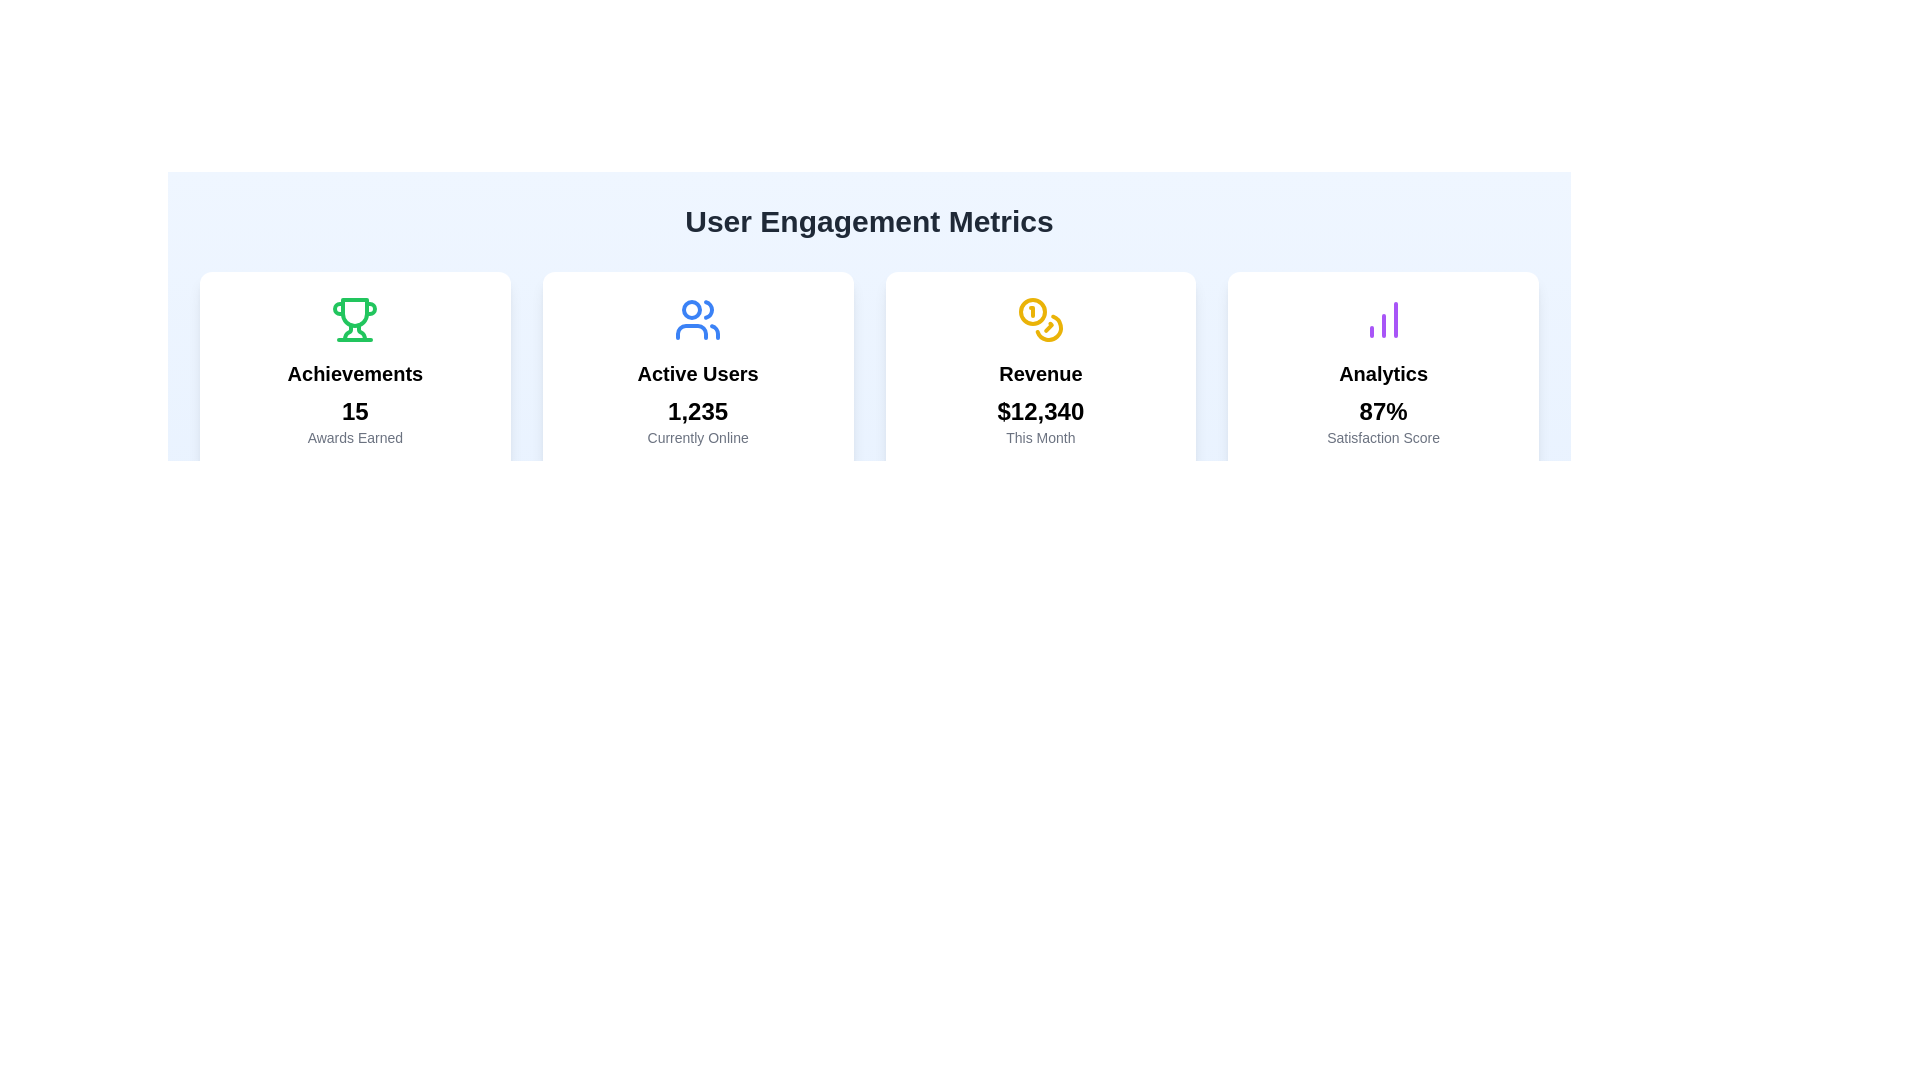 Image resolution: width=1920 pixels, height=1080 pixels. I want to click on or click the right-side detail of the trophy icon in the 'Achievements' card of the 'User Engagement Metrics' section, so click(362, 331).